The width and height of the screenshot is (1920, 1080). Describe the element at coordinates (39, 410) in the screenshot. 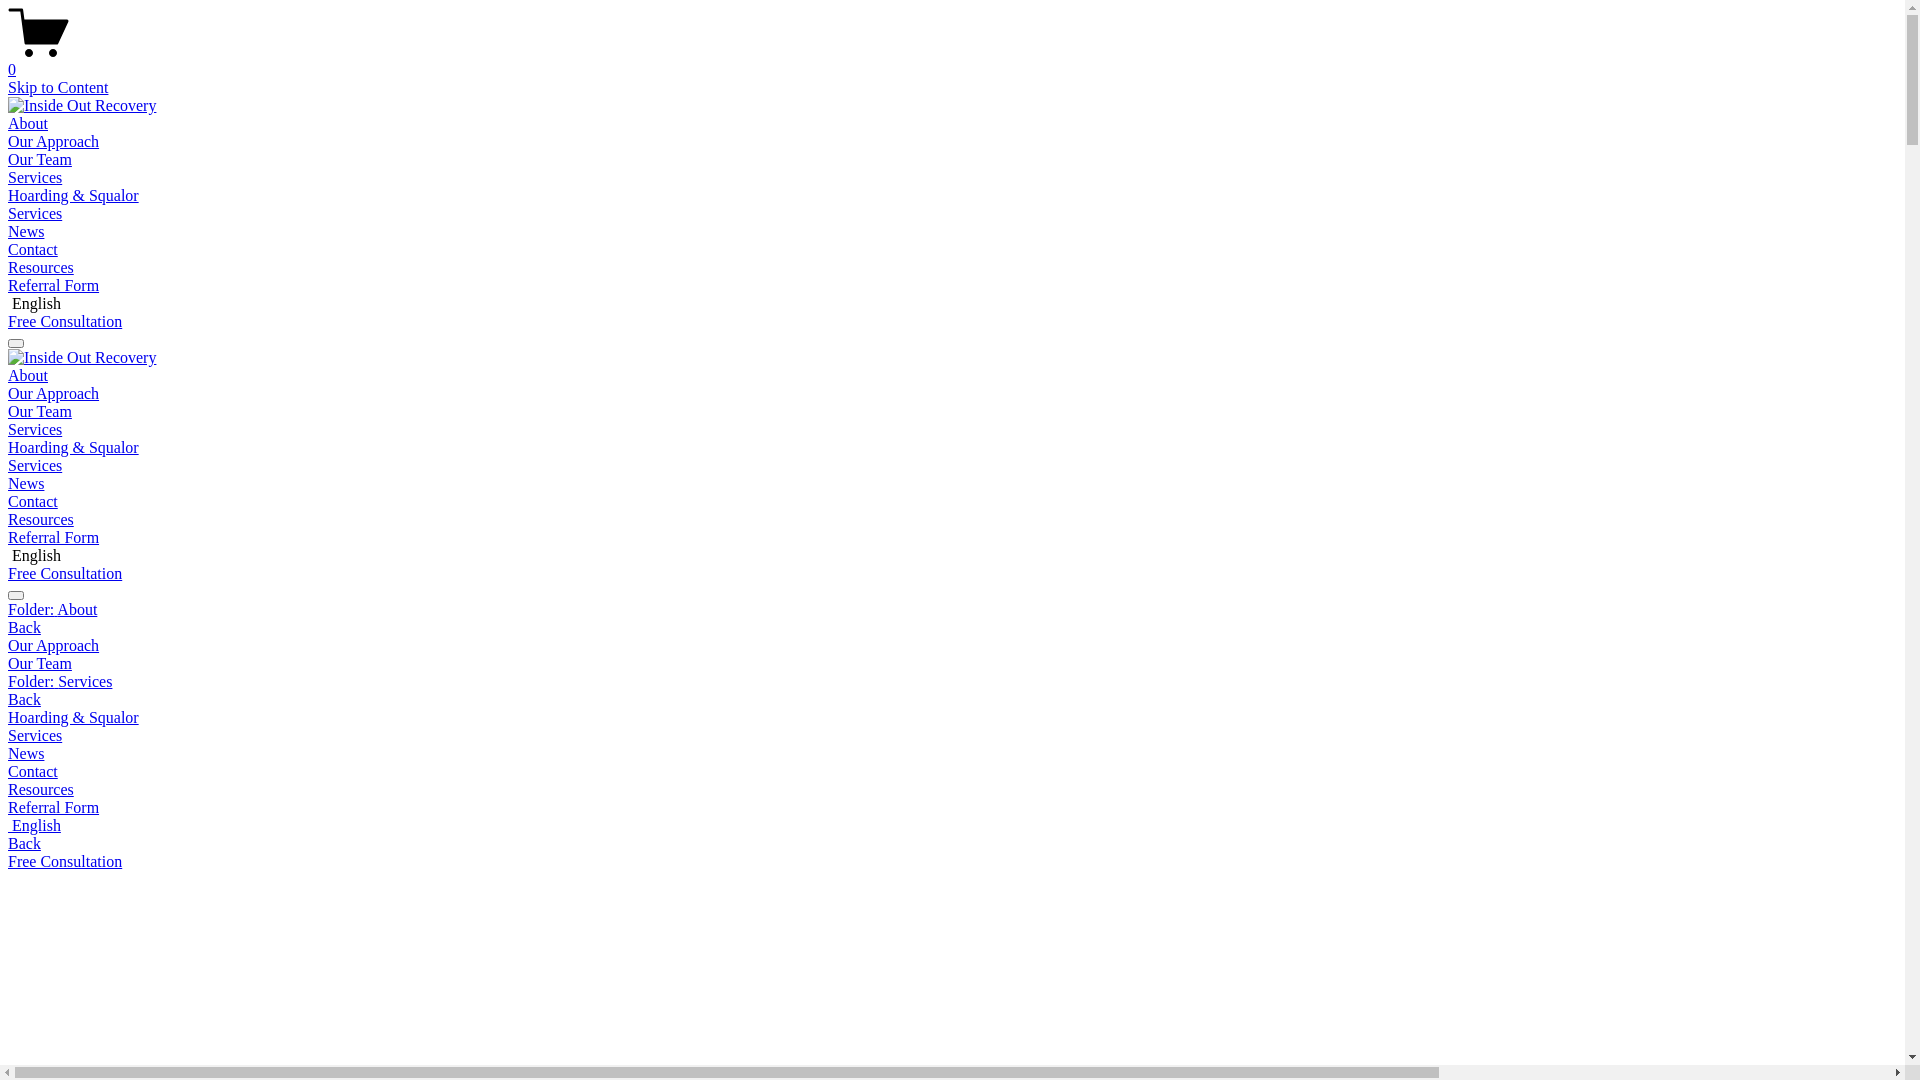

I see `'Our Team'` at that location.